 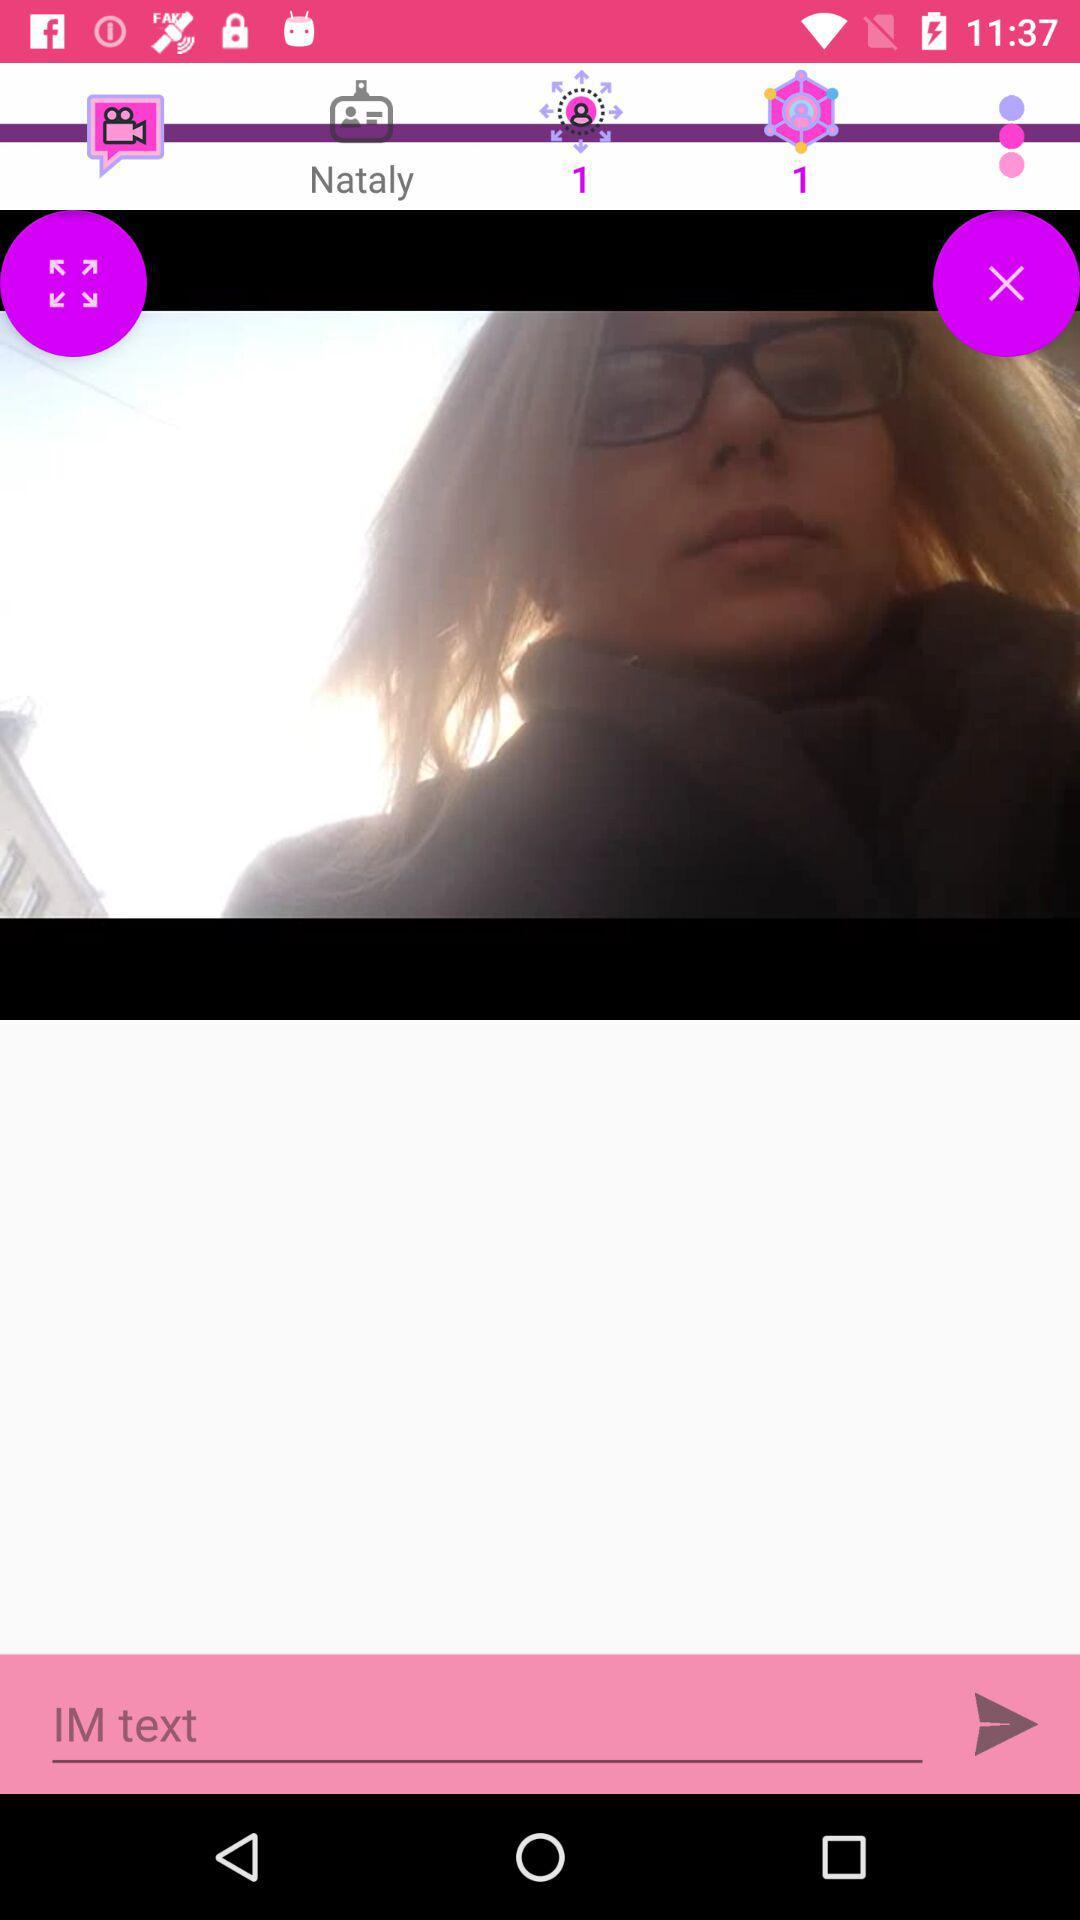 I want to click on forward, so click(x=1006, y=1723).